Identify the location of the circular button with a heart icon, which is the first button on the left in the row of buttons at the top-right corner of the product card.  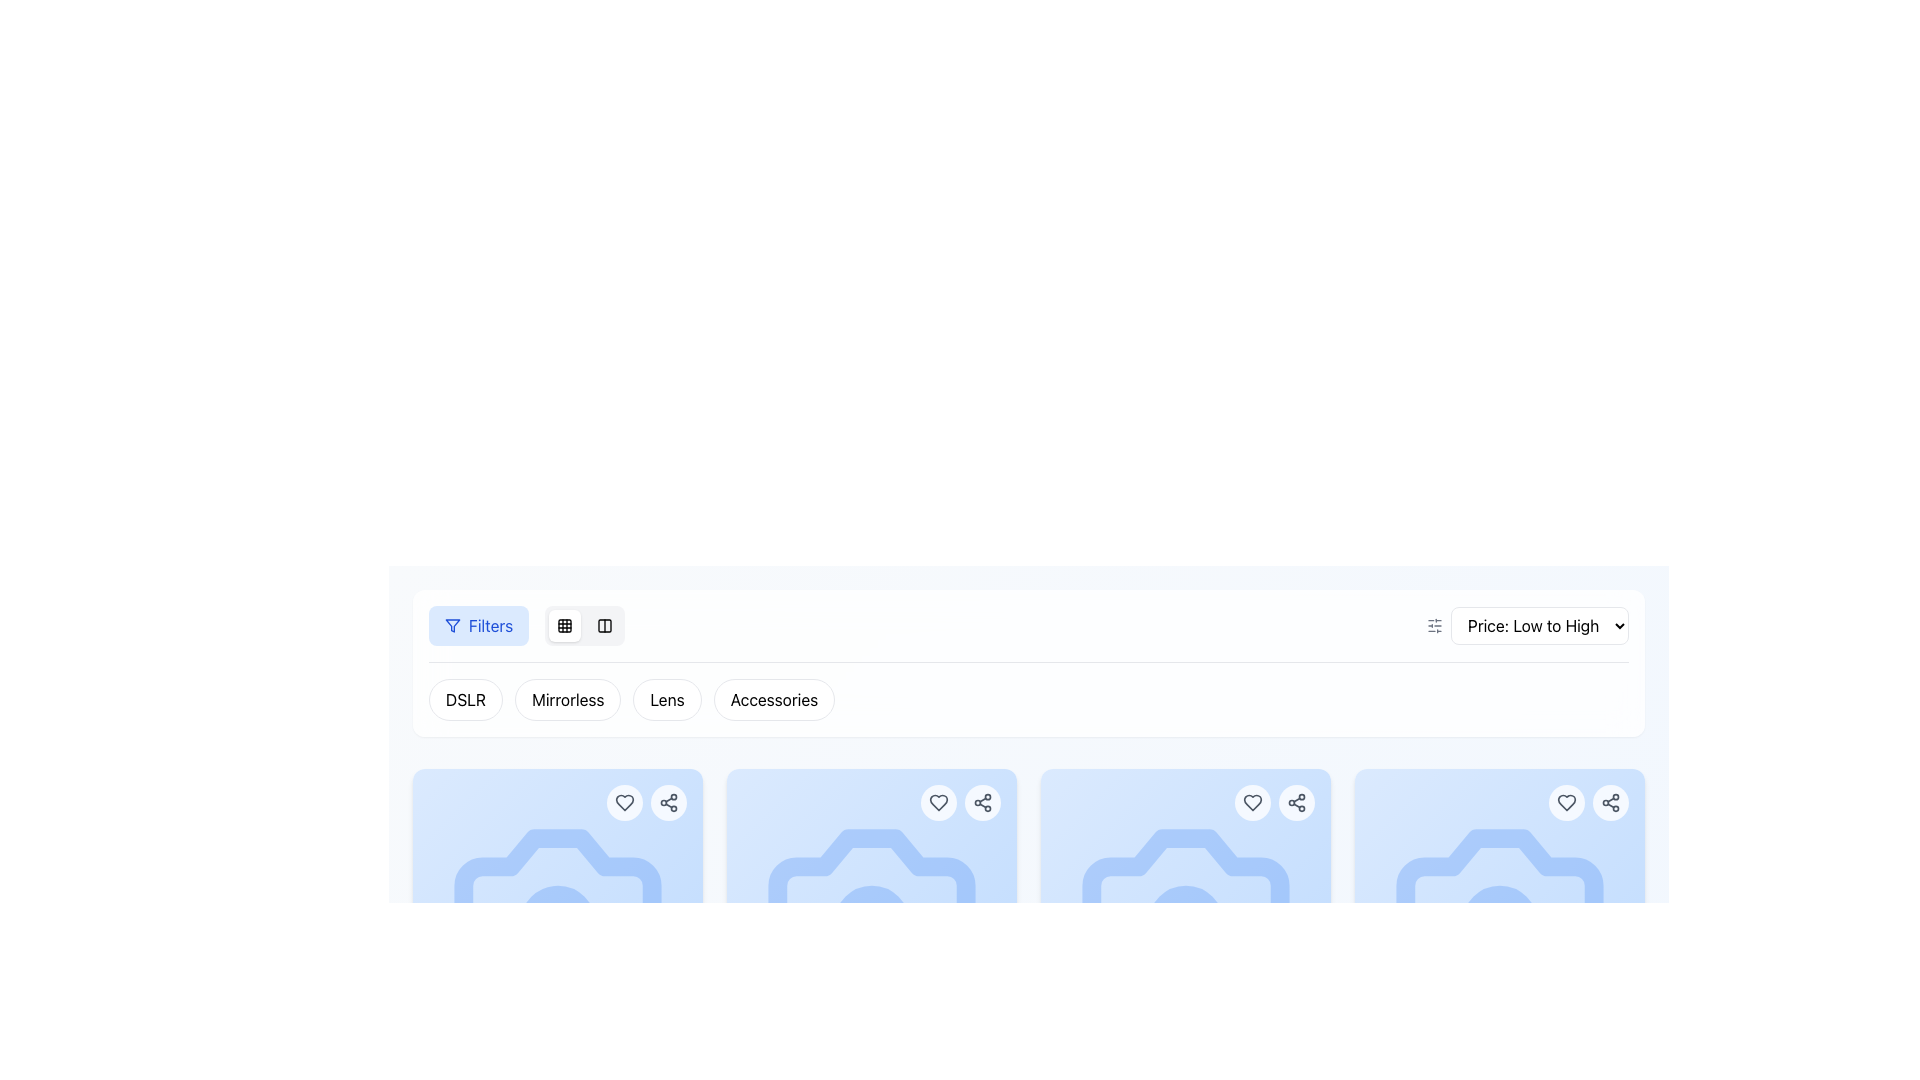
(938, 801).